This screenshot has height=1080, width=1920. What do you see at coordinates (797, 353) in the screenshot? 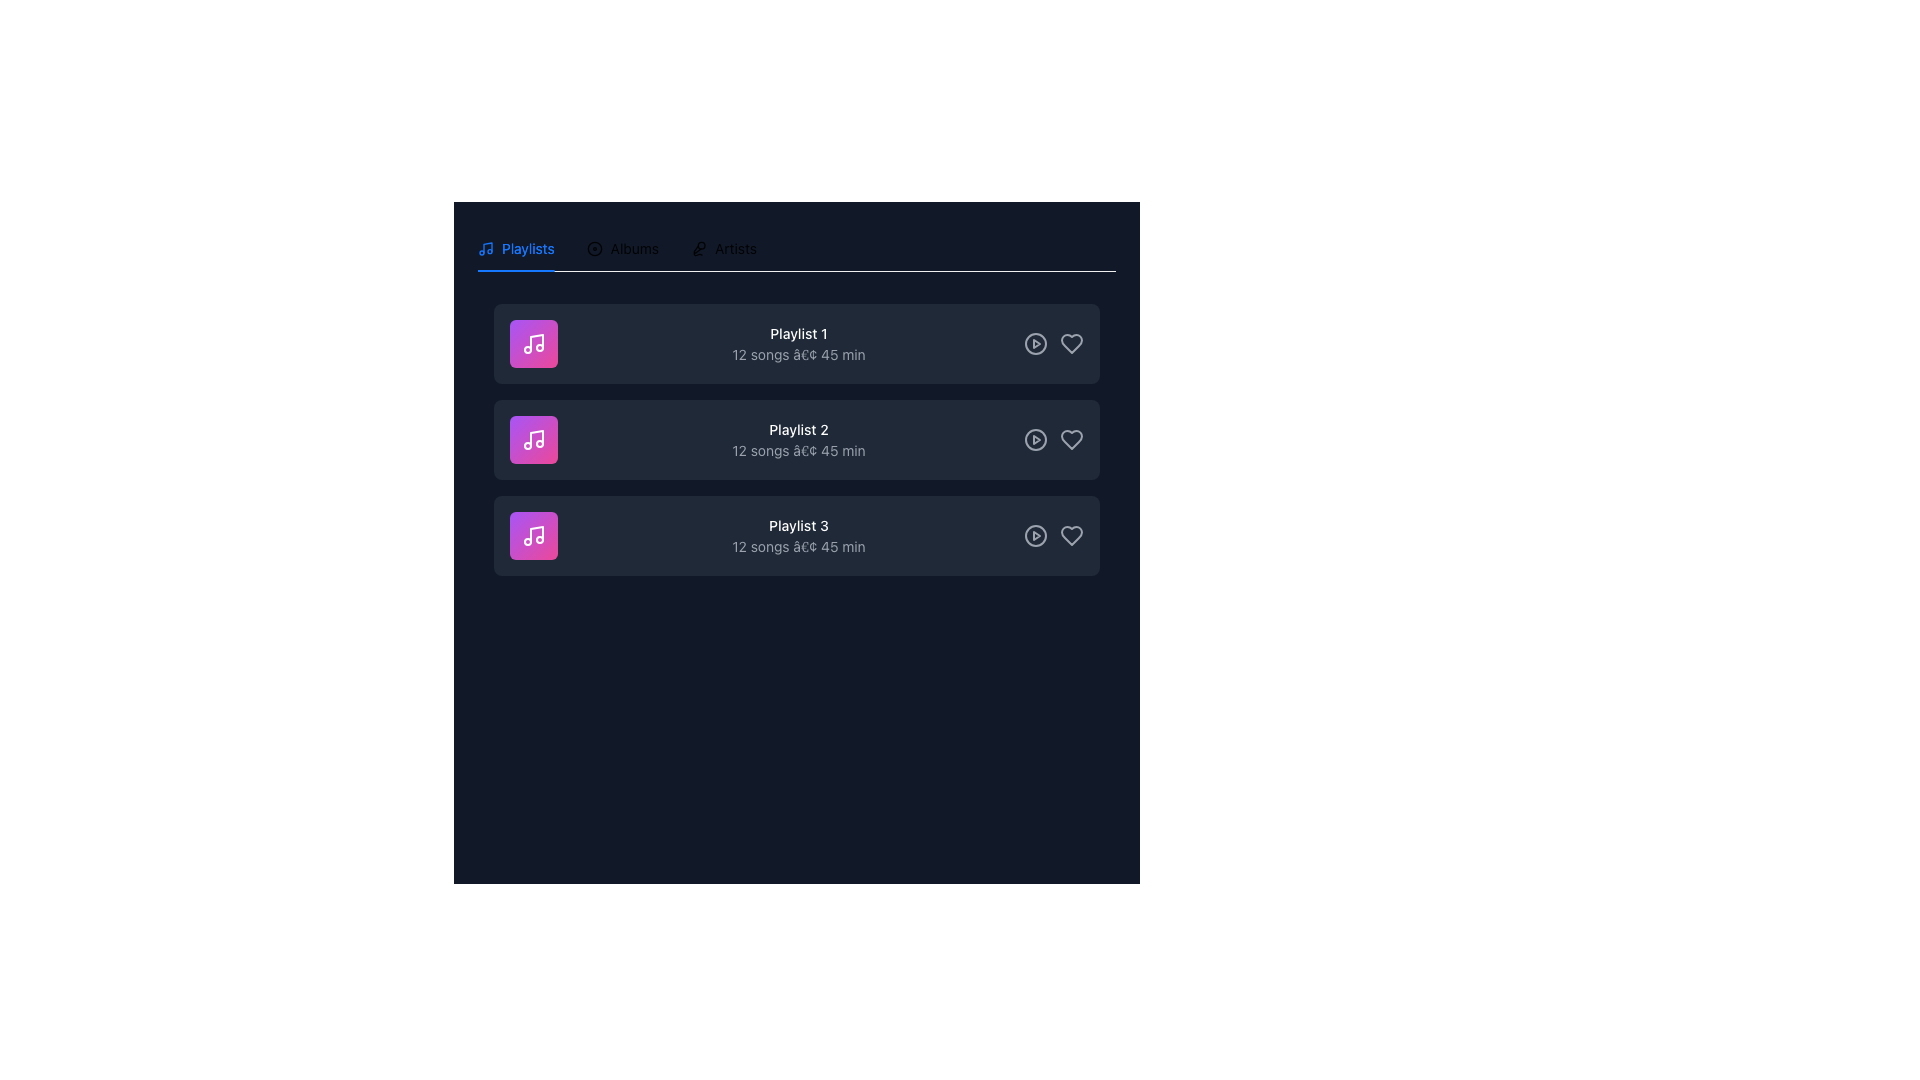
I see `the text label displaying '12 songs • 45 min', which is positioned below the 'Playlist 1' title, to provide supplementary information about the playlist` at bounding box center [797, 353].